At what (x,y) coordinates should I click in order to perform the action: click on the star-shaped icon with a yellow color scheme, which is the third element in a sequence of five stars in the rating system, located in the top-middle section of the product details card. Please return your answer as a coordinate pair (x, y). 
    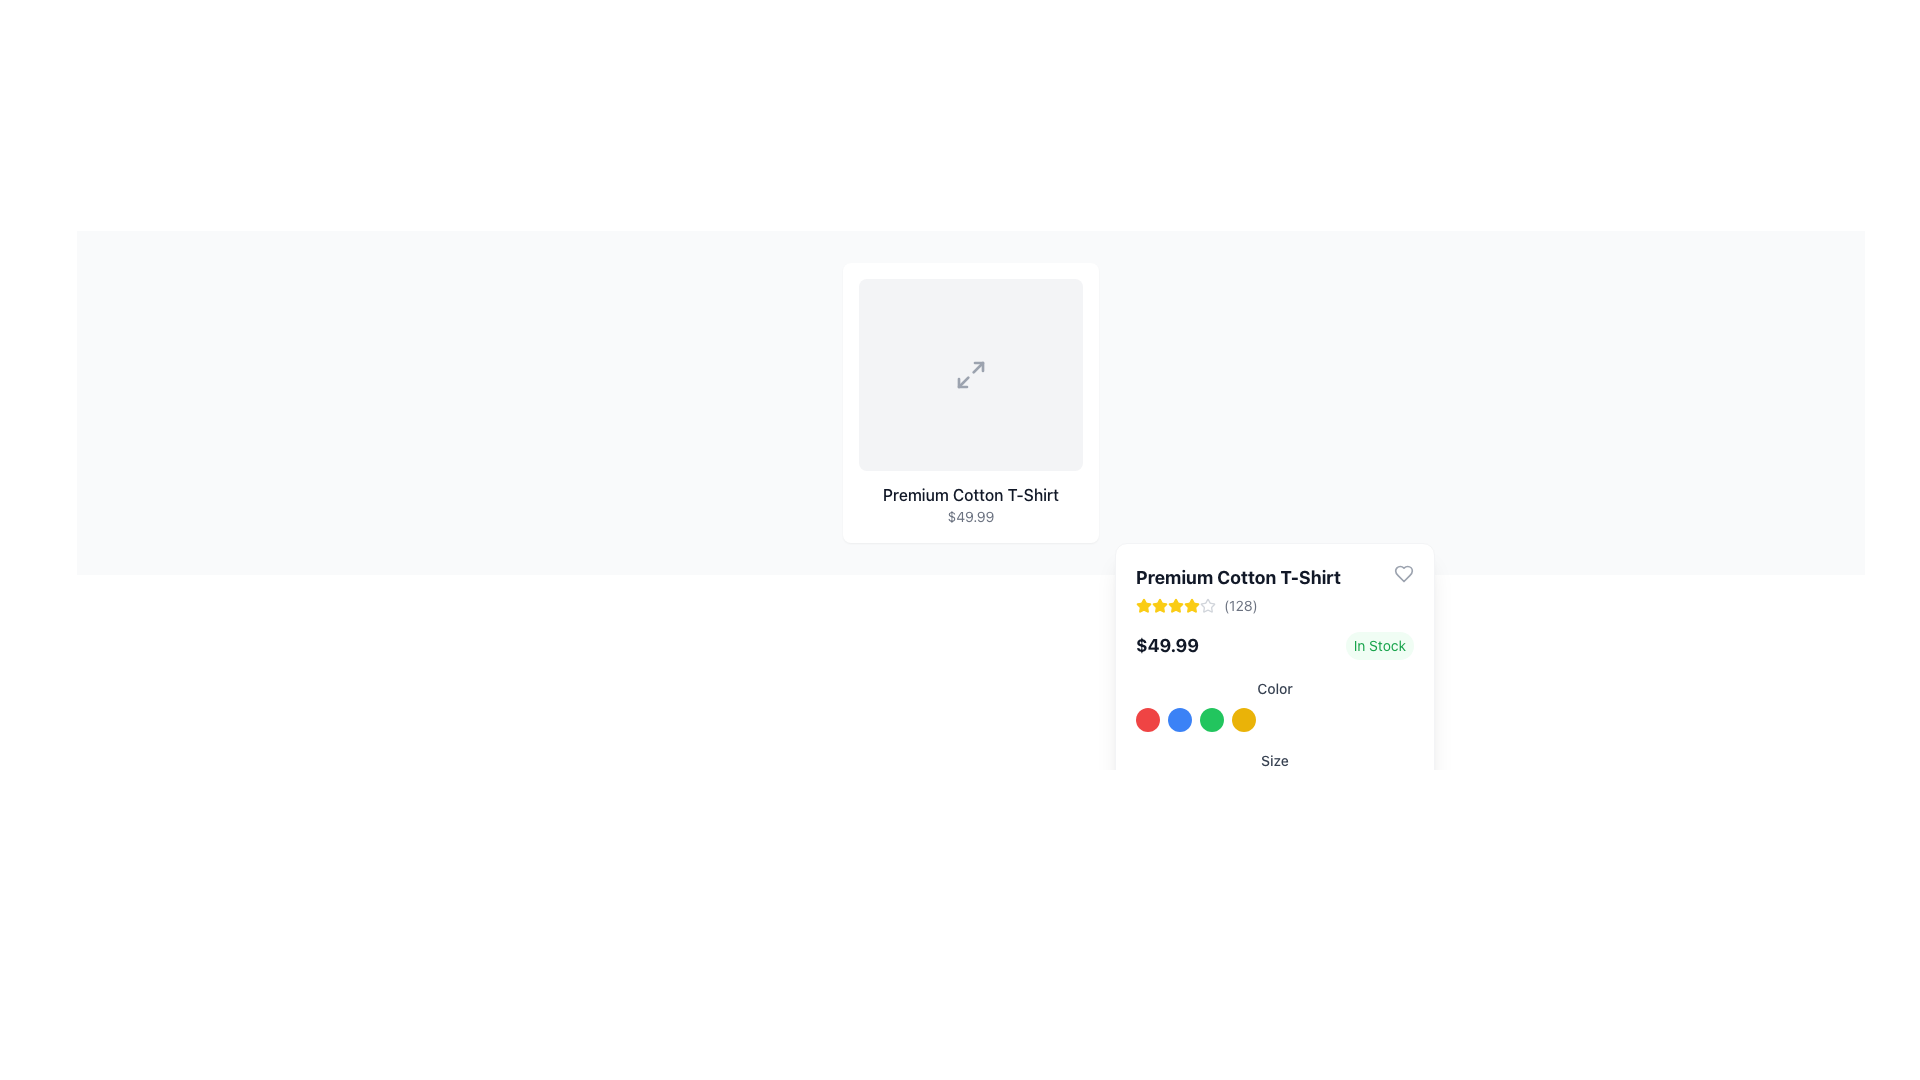
    Looking at the image, I should click on (1160, 604).